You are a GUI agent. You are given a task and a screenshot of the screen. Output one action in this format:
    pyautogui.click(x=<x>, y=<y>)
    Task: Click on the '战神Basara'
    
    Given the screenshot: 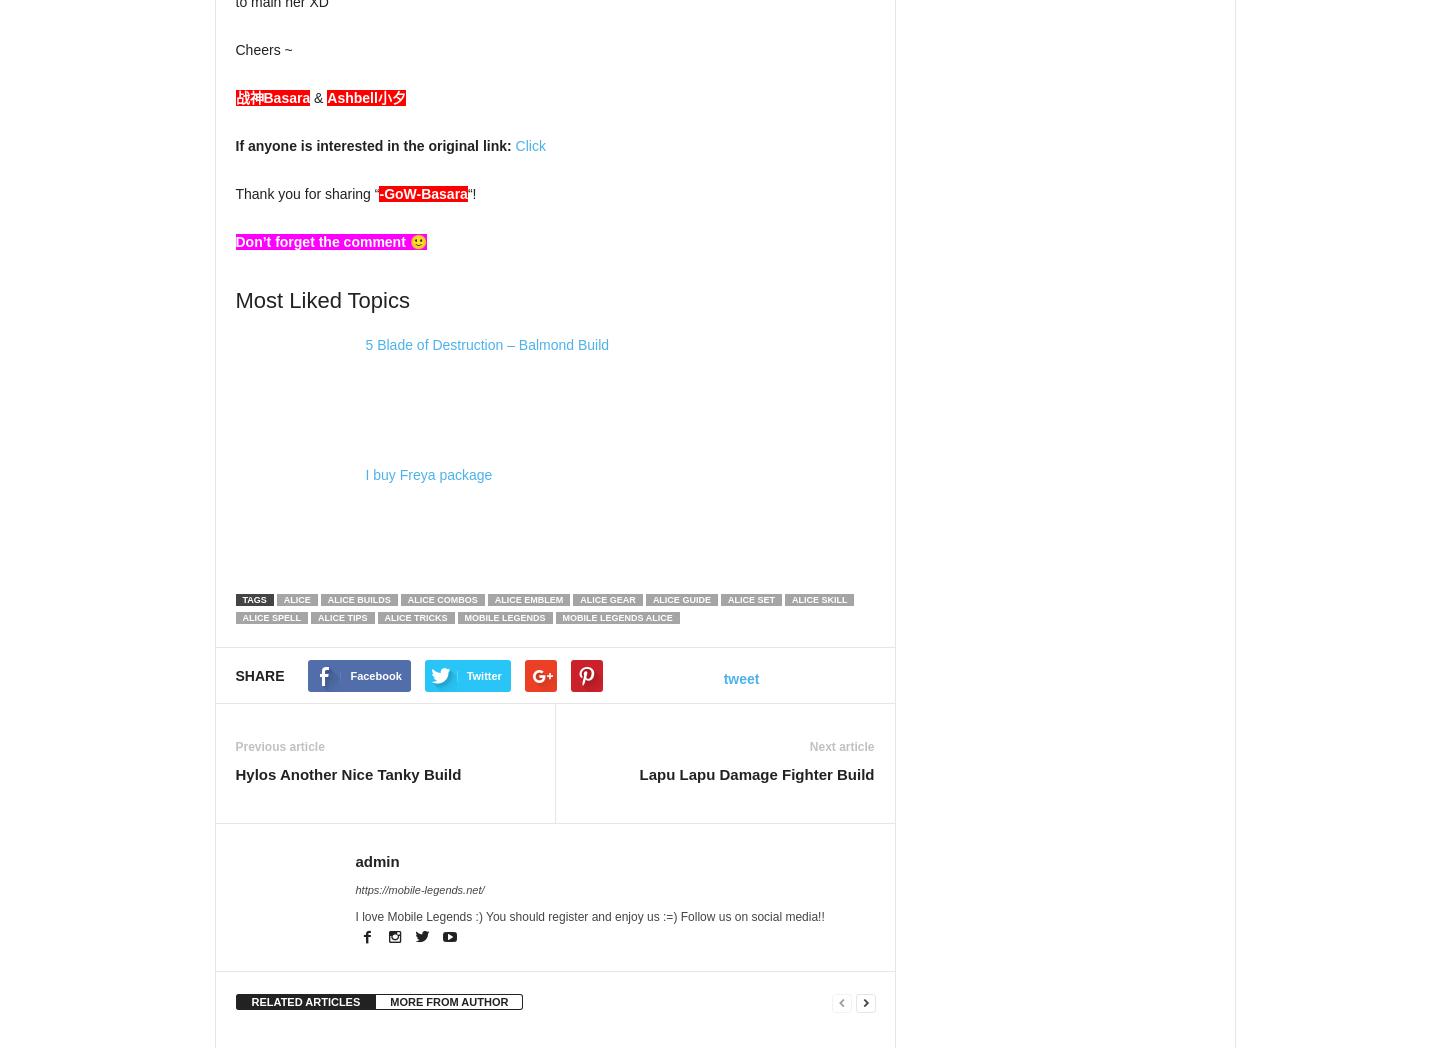 What is the action you would take?
    pyautogui.click(x=272, y=96)
    